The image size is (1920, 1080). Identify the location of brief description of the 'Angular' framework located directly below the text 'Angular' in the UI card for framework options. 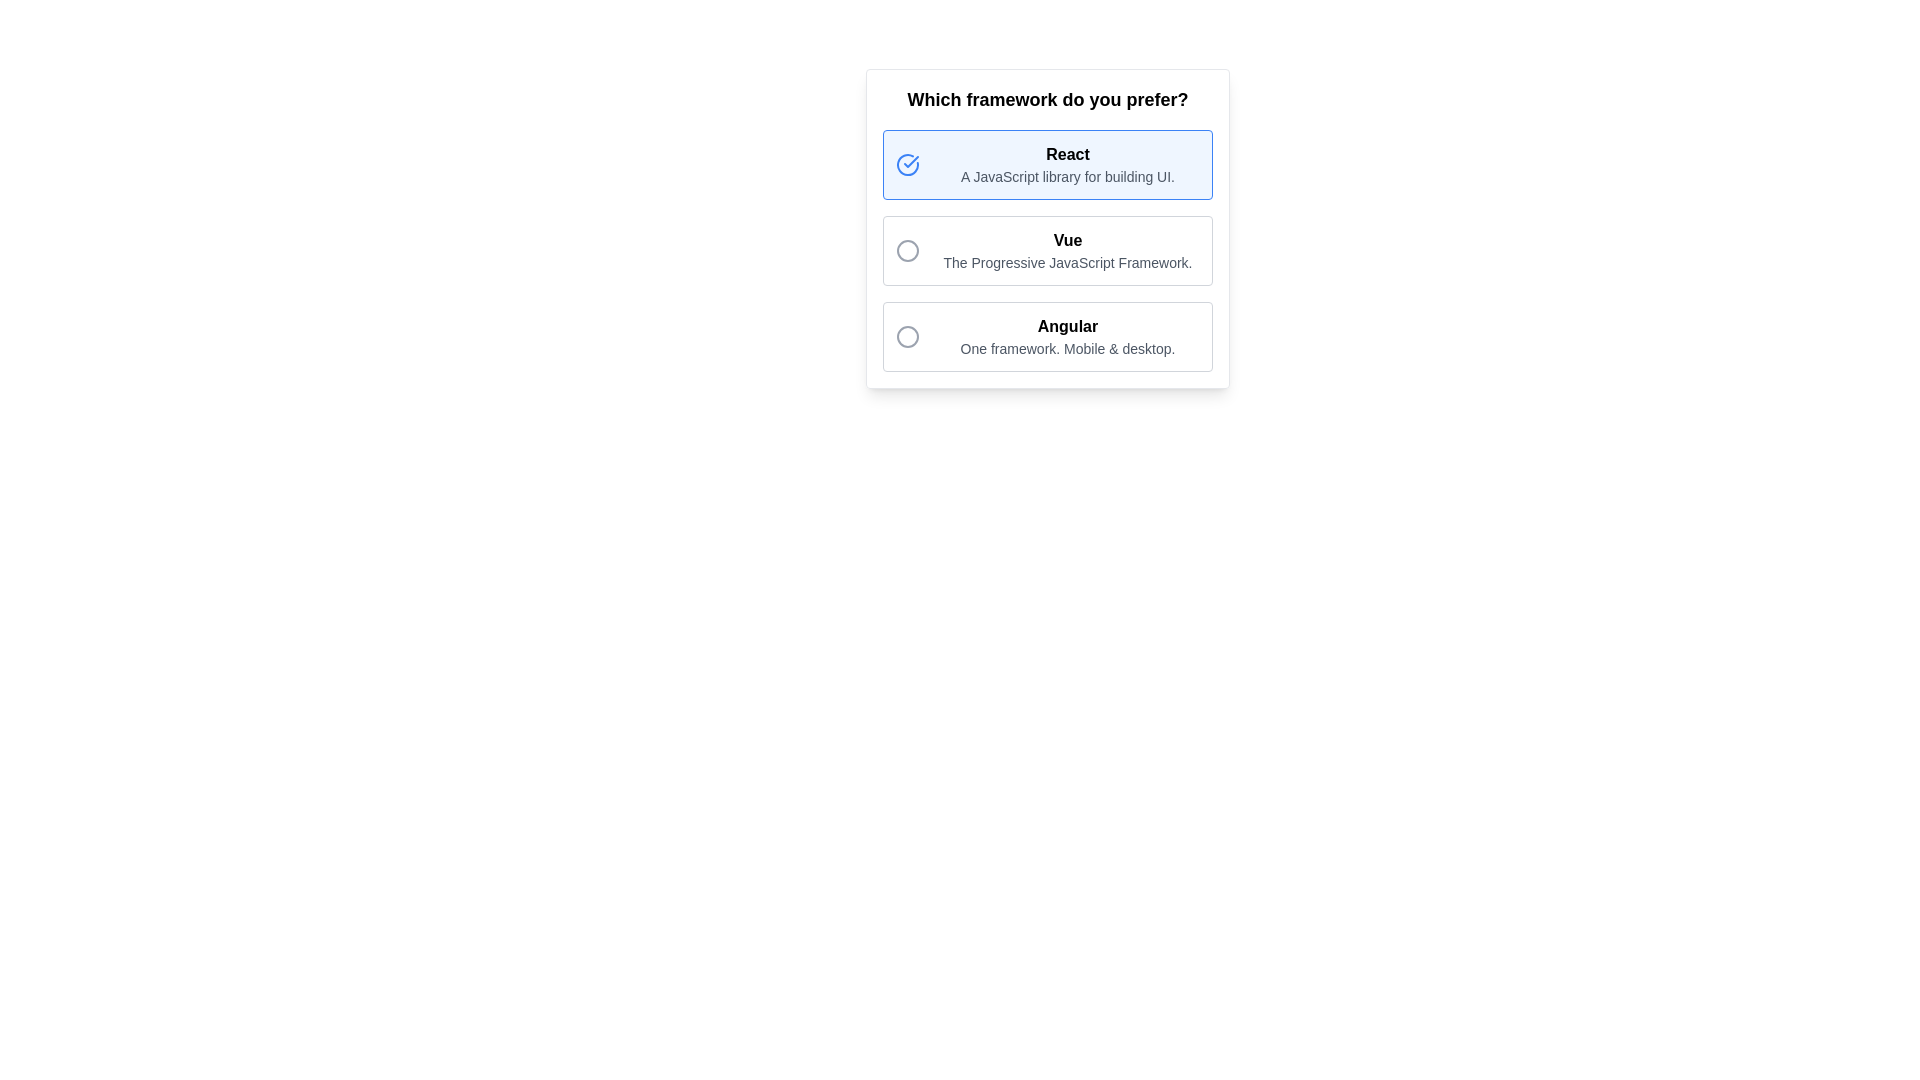
(1067, 347).